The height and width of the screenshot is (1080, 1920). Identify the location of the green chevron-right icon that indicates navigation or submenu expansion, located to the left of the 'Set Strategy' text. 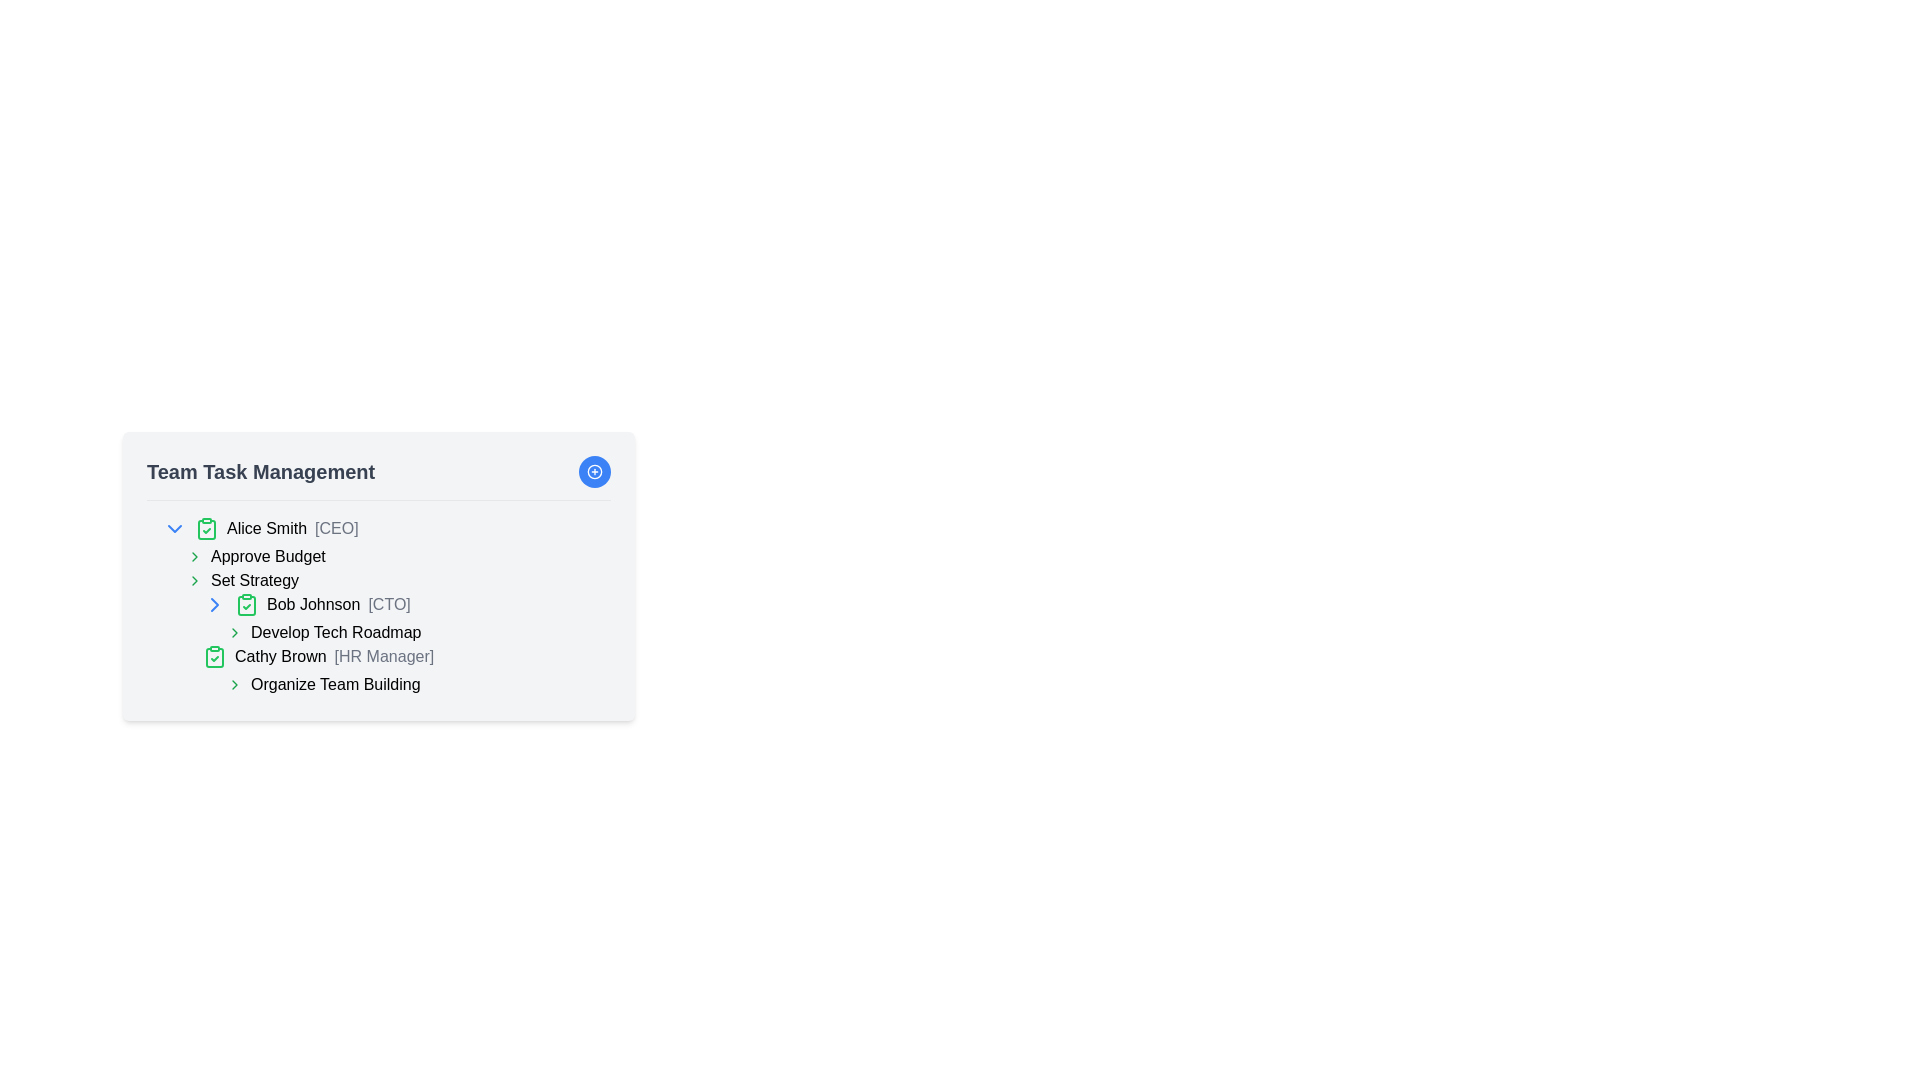
(195, 581).